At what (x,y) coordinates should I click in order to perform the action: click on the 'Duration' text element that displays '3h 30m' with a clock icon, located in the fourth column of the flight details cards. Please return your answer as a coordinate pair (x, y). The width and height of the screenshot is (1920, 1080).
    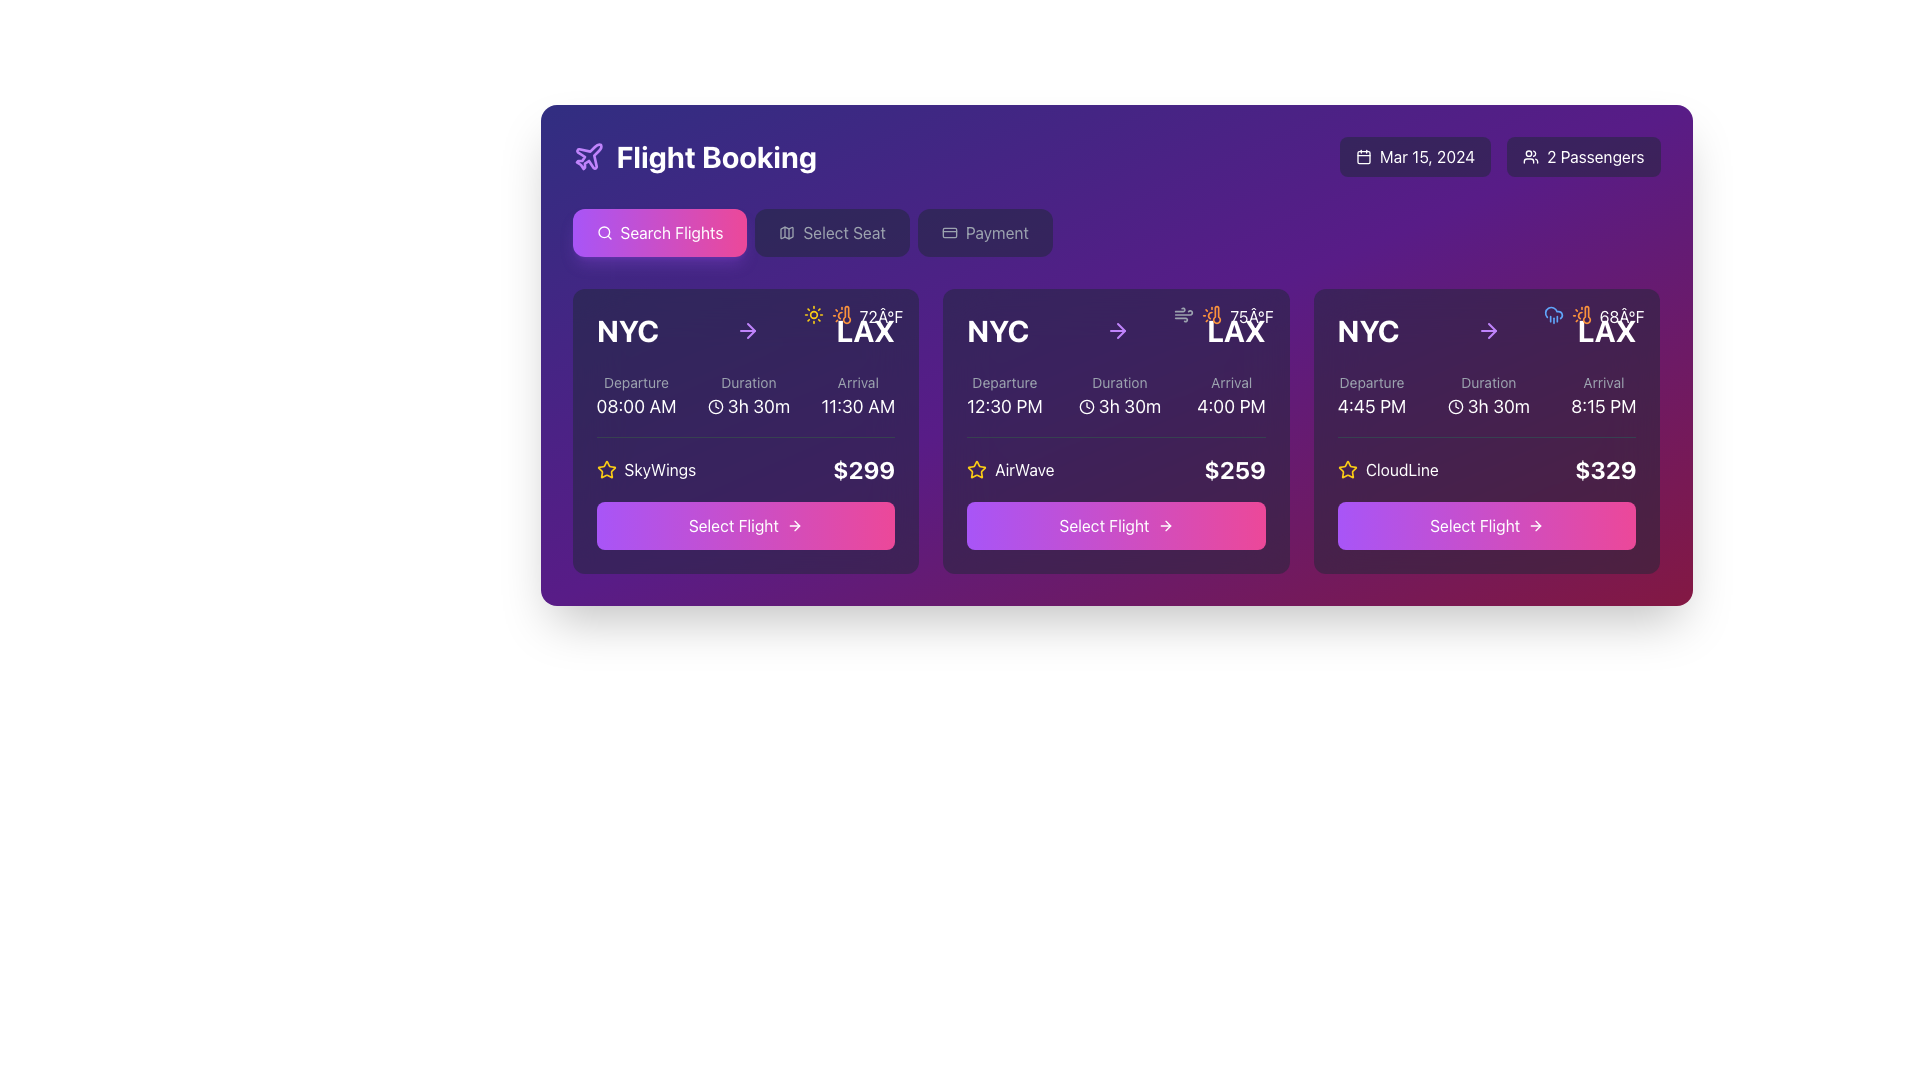
    Looking at the image, I should click on (1488, 397).